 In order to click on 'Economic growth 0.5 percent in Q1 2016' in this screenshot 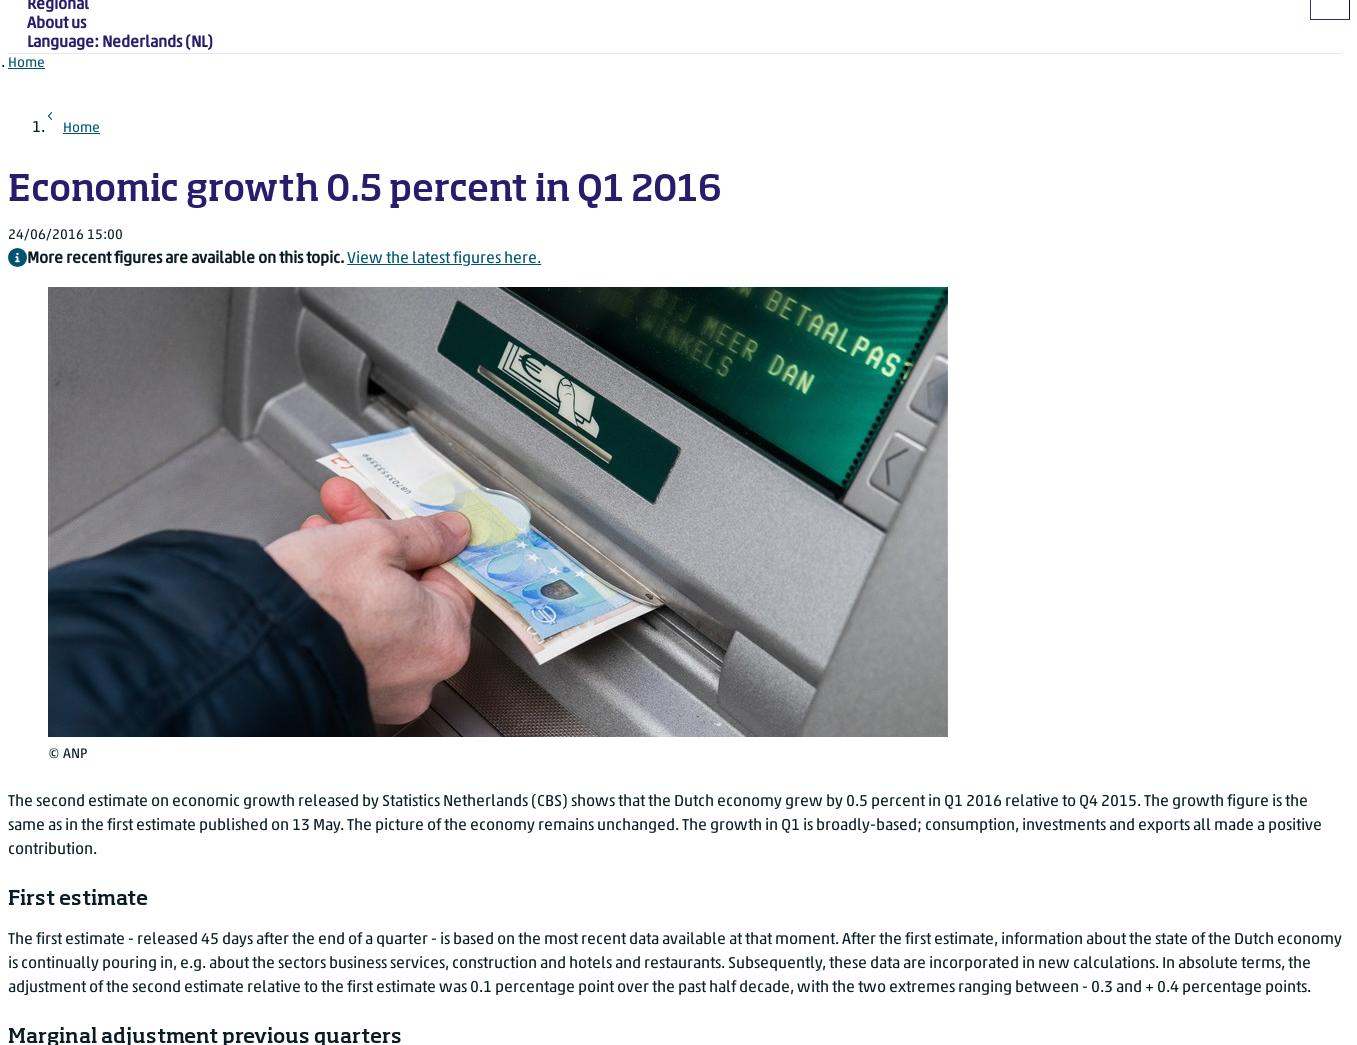, I will do `click(7, 191)`.